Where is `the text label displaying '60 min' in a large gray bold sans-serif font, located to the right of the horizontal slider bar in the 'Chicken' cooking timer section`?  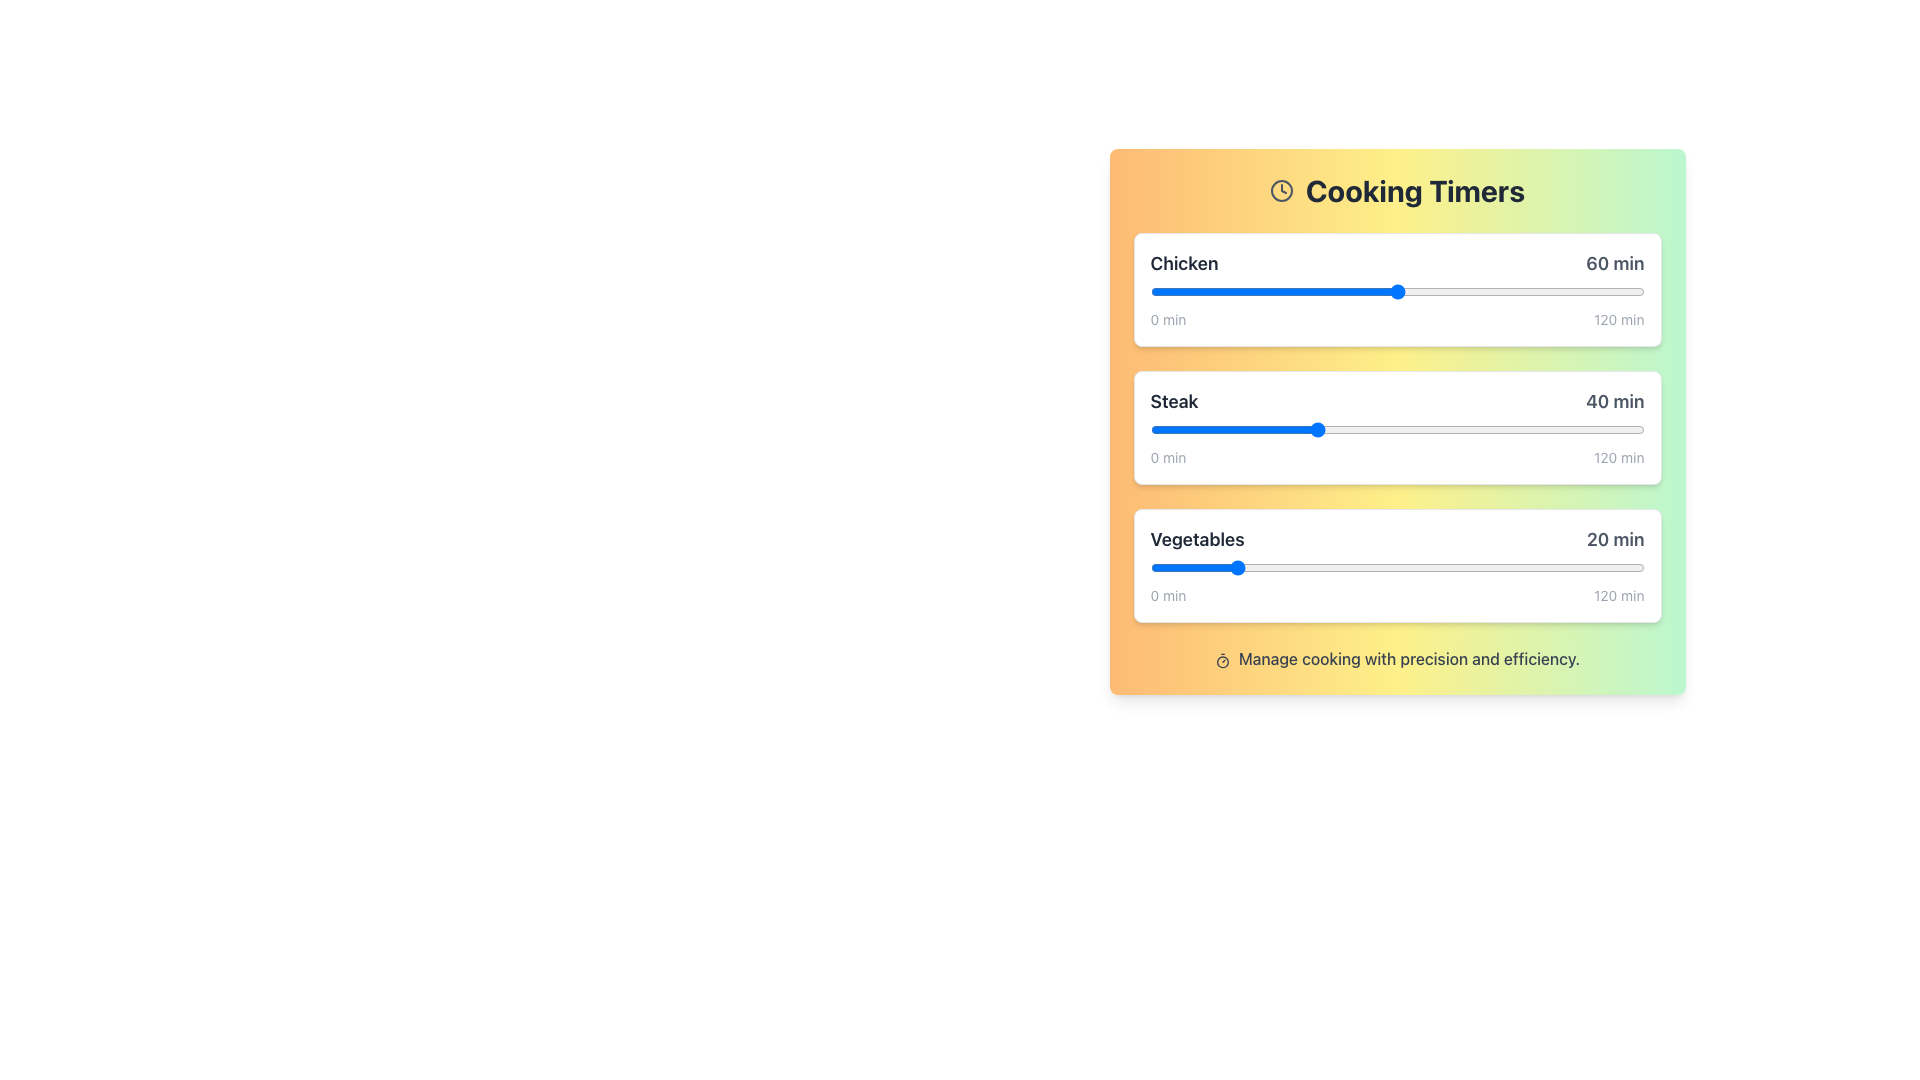 the text label displaying '60 min' in a large gray bold sans-serif font, located to the right of the horizontal slider bar in the 'Chicken' cooking timer section is located at coordinates (1615, 262).